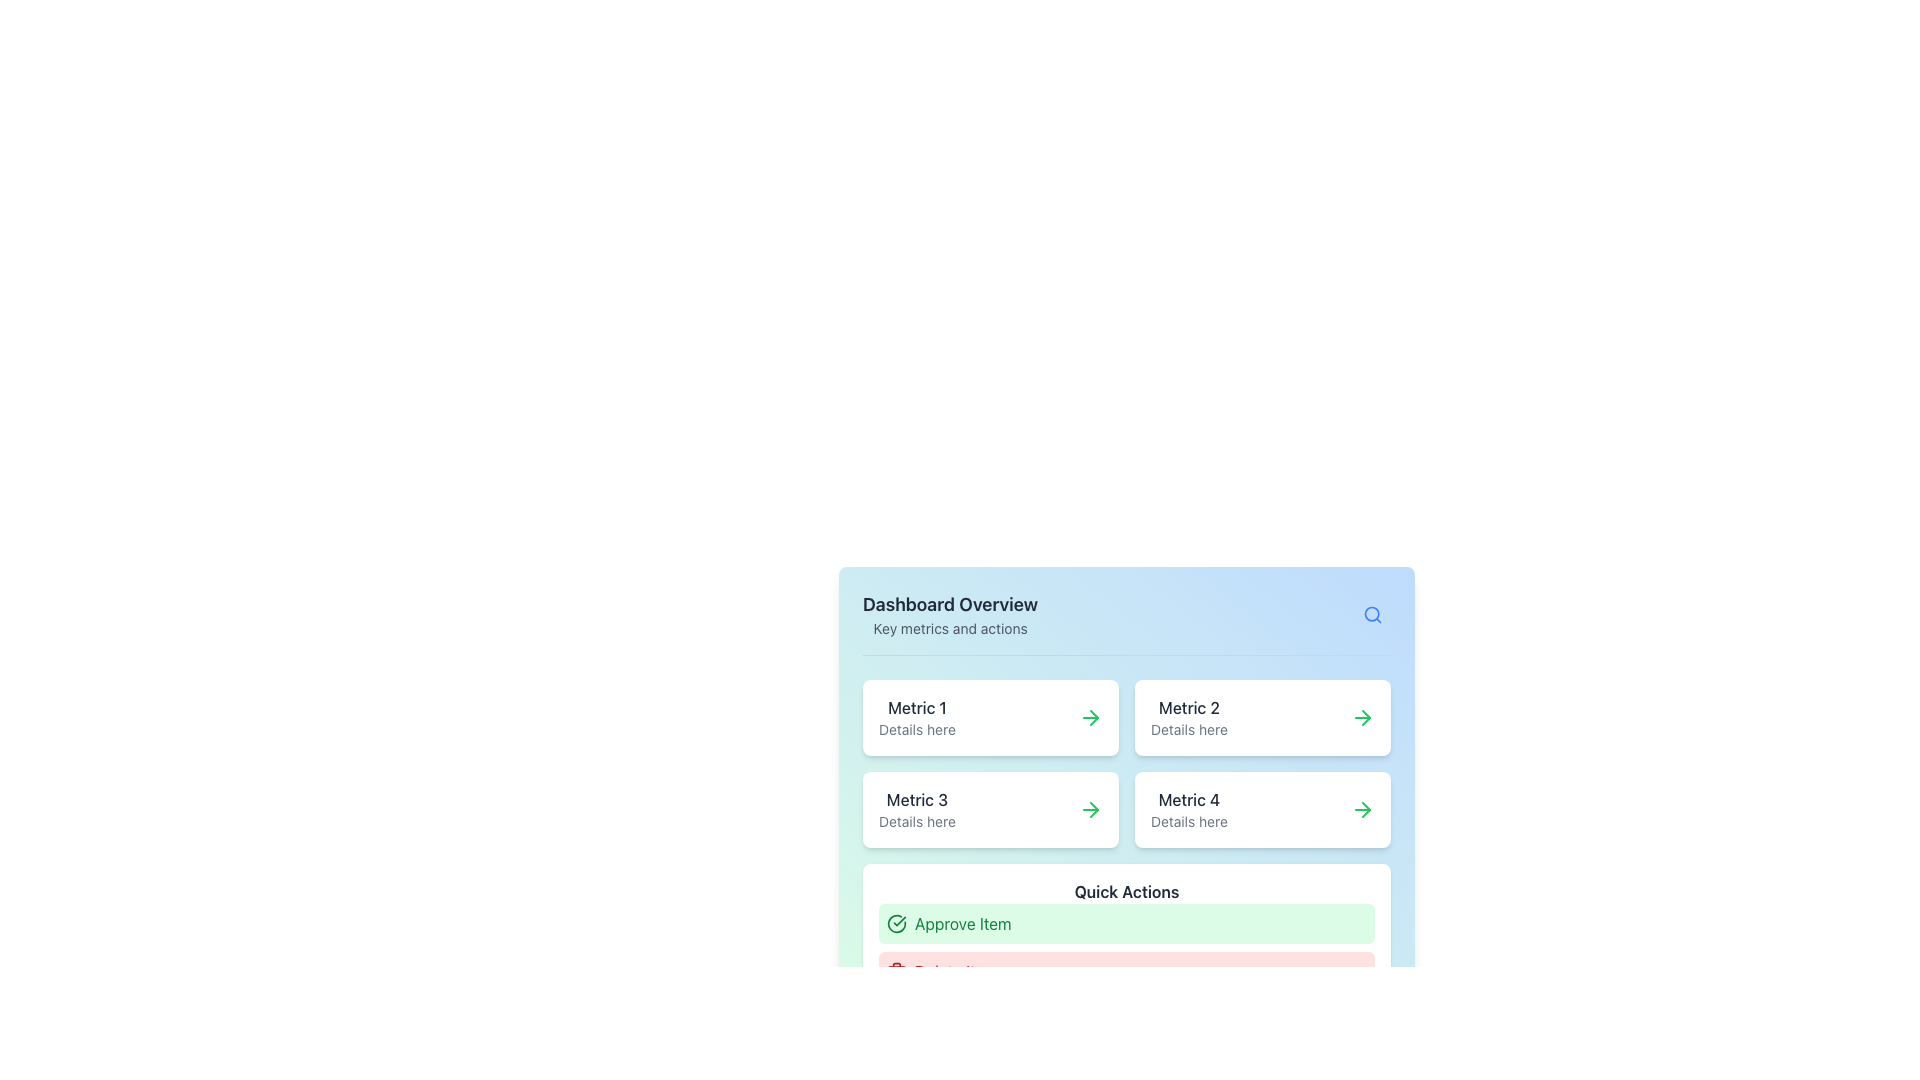 This screenshot has height=1080, width=1920. I want to click on the green arrow icon pointing right, located in the bottom-right corner of the 'Metric 4' card in the 'Dashboard Overview' section, so click(1362, 810).